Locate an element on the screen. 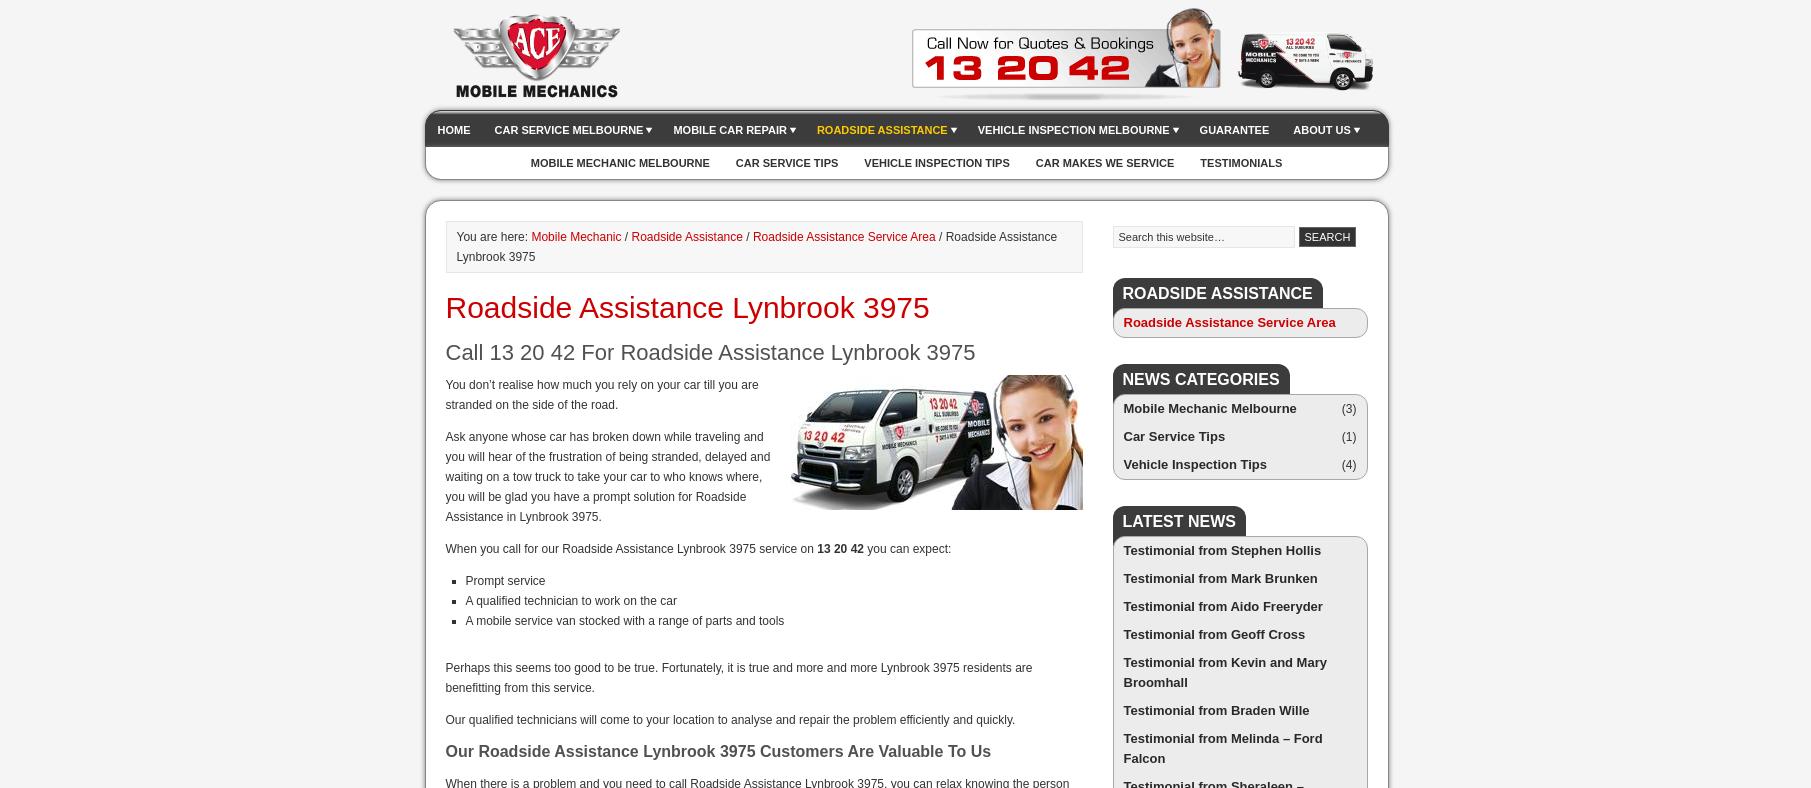  'Perhaps this seems too good to be true. Fortunately, it is true and more and more Lynbrook 3975 residents are benefitting from this service.' is located at coordinates (444, 676).